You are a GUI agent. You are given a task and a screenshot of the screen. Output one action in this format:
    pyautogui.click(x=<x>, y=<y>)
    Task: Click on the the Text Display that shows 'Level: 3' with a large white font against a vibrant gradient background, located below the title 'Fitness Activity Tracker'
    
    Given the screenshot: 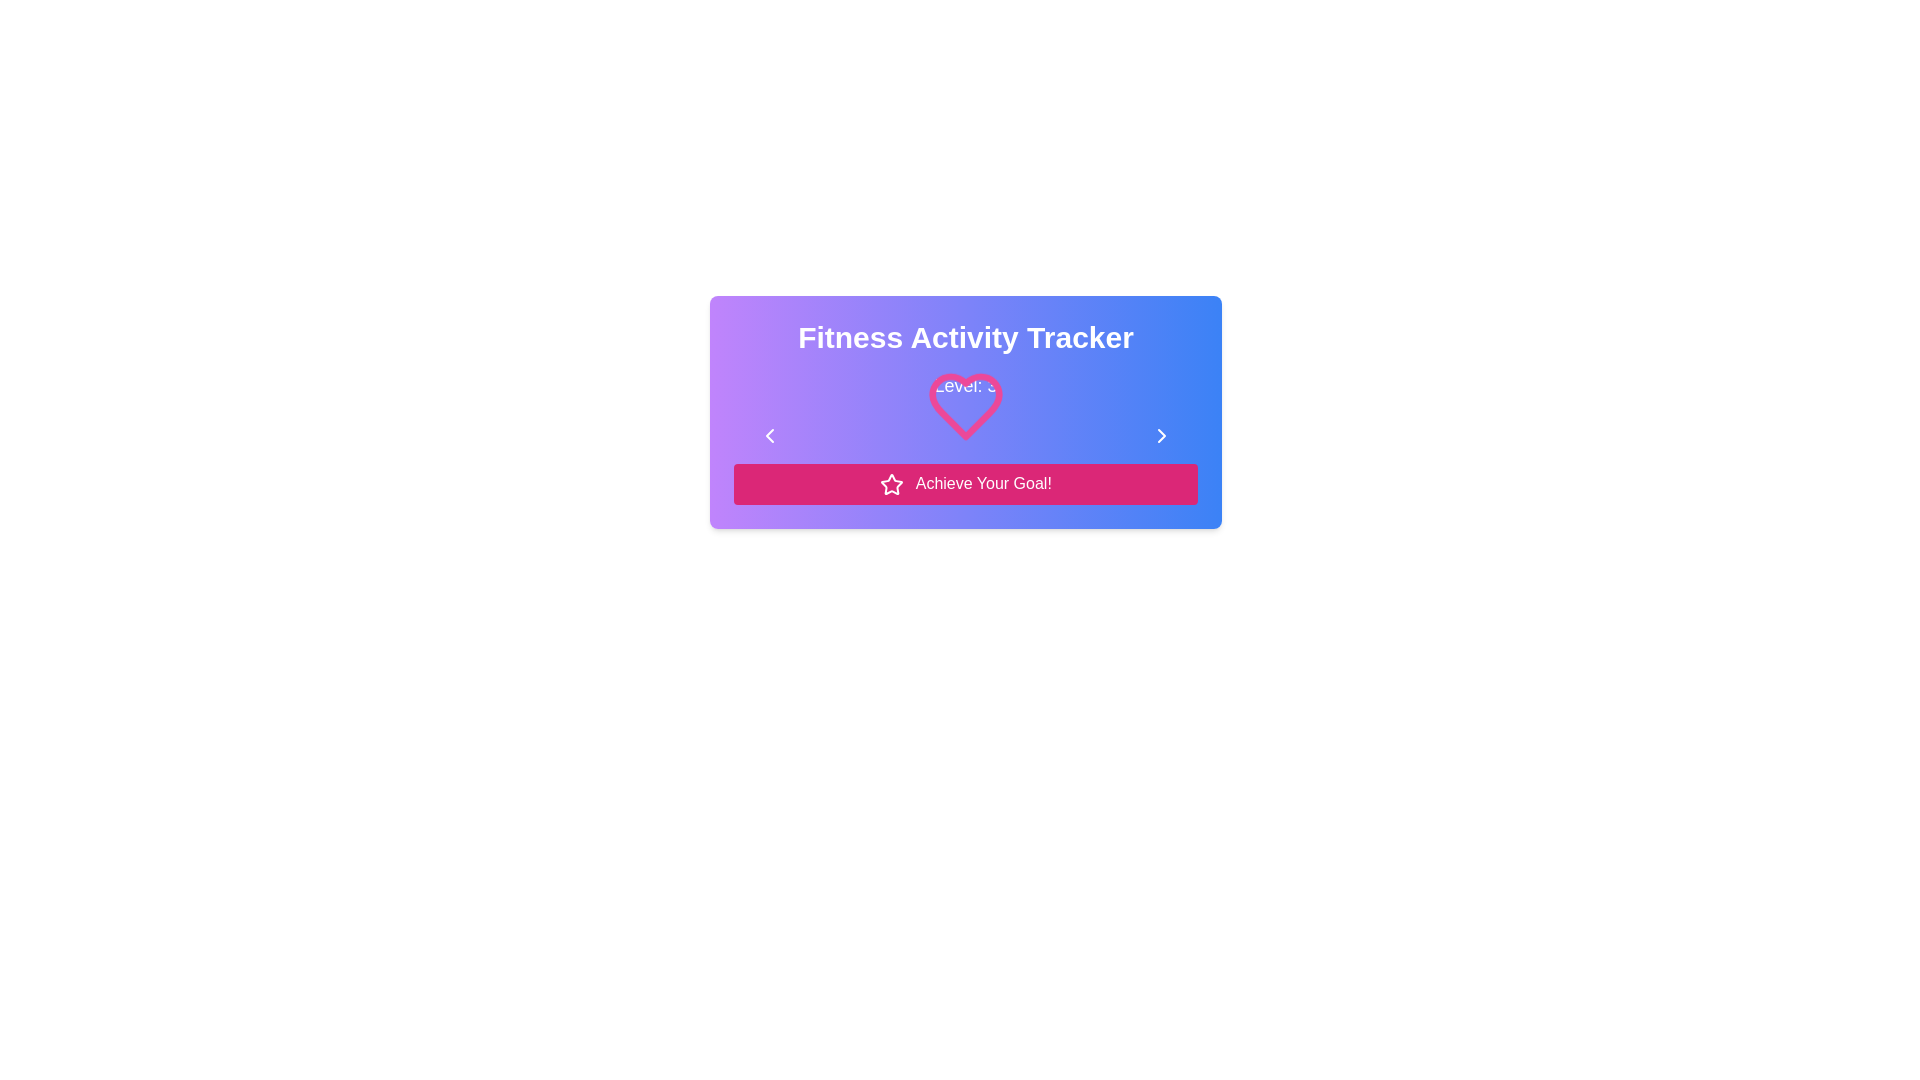 What is the action you would take?
    pyautogui.click(x=965, y=385)
    